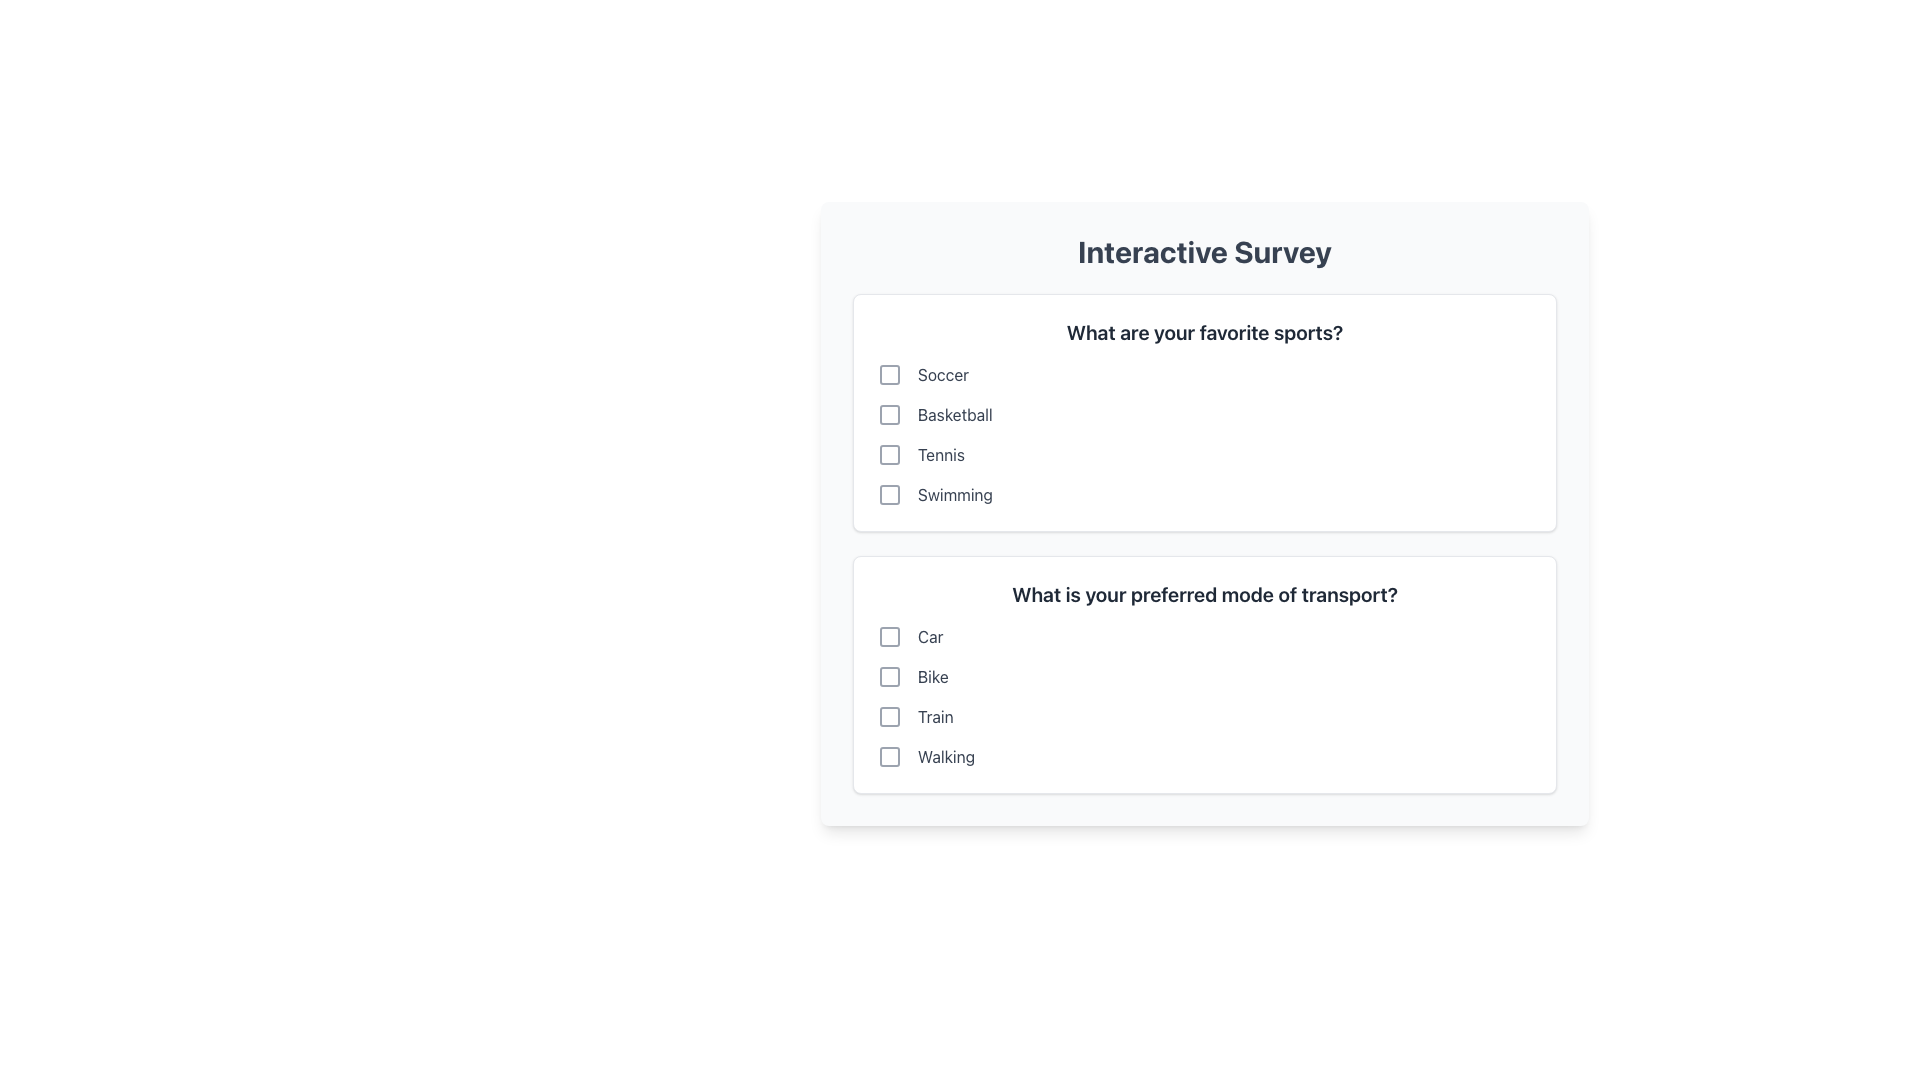 The height and width of the screenshot is (1080, 1920). What do you see at coordinates (888, 374) in the screenshot?
I see `the checkbox located on the left side of the first list item labeled 'What are your favorite sports?' above the text 'Soccer'` at bounding box center [888, 374].